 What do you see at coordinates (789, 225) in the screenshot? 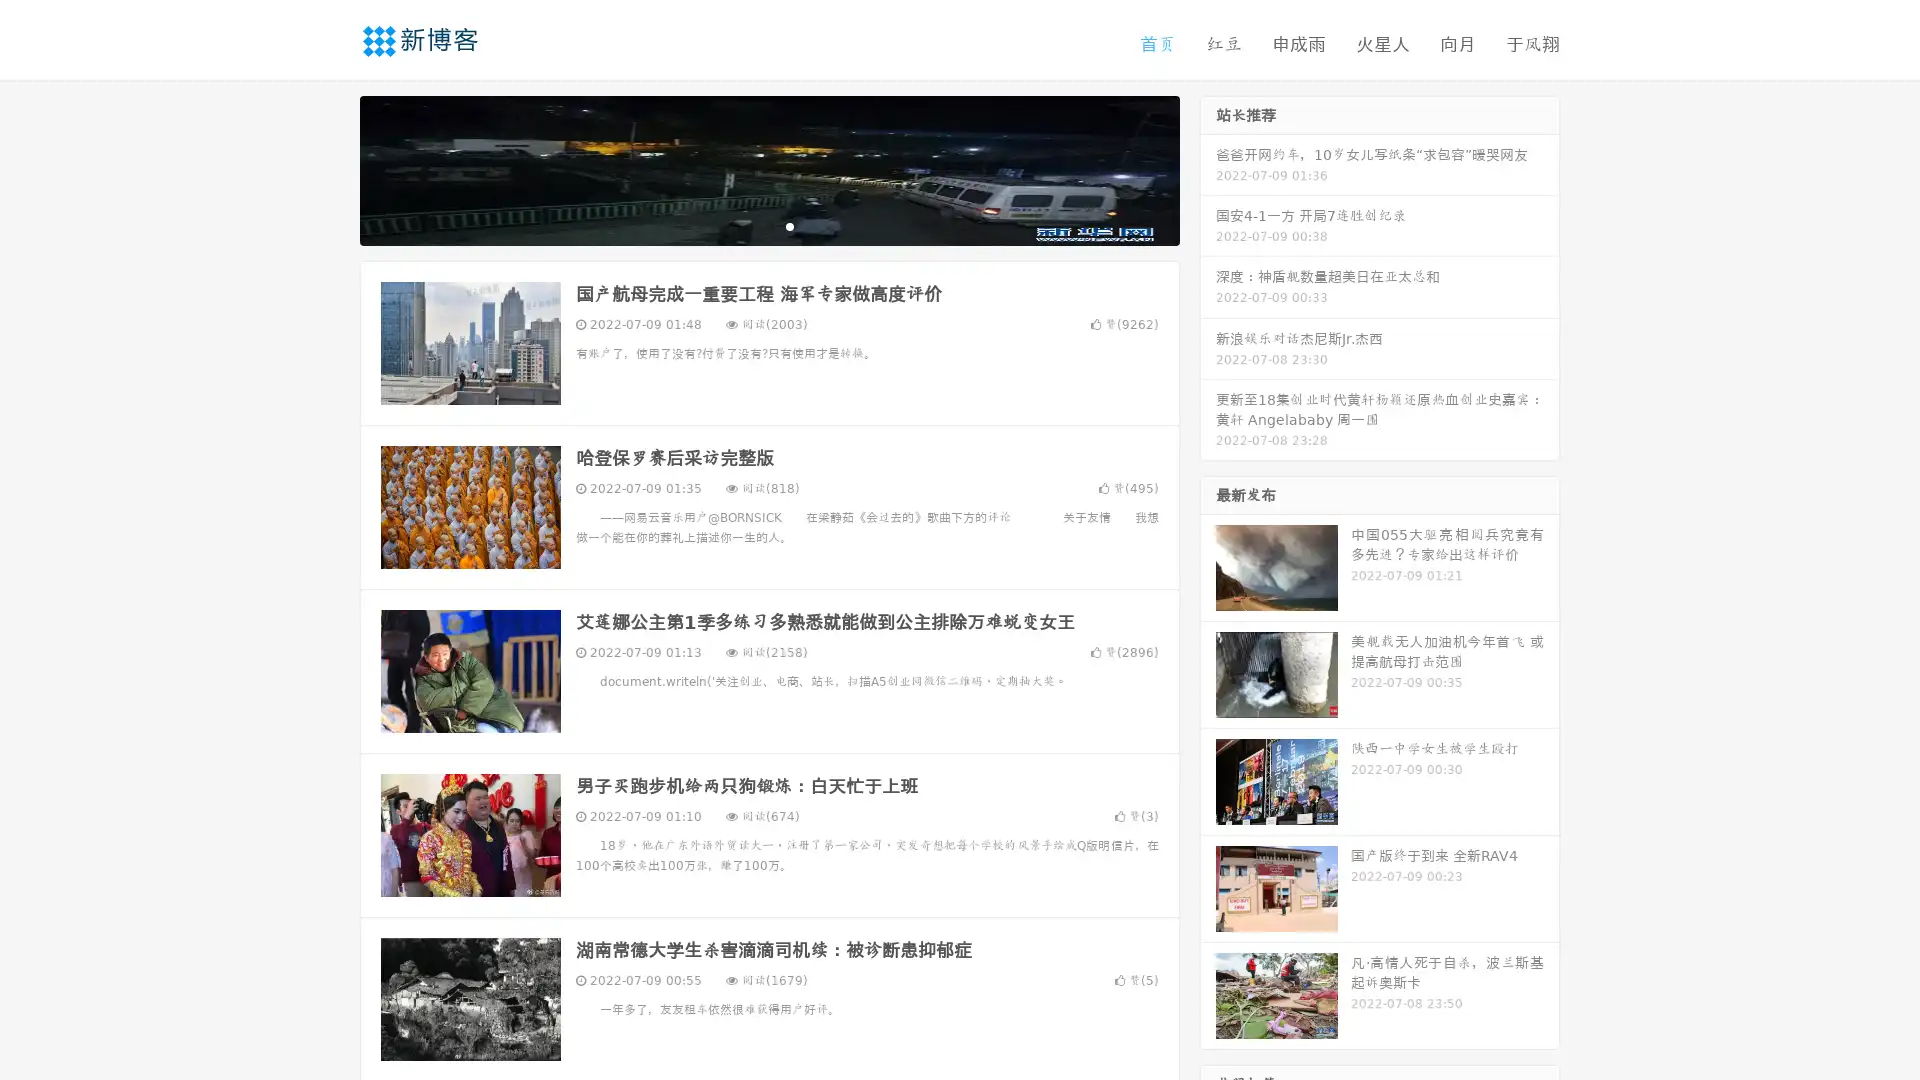
I see `Go to slide 3` at bounding box center [789, 225].